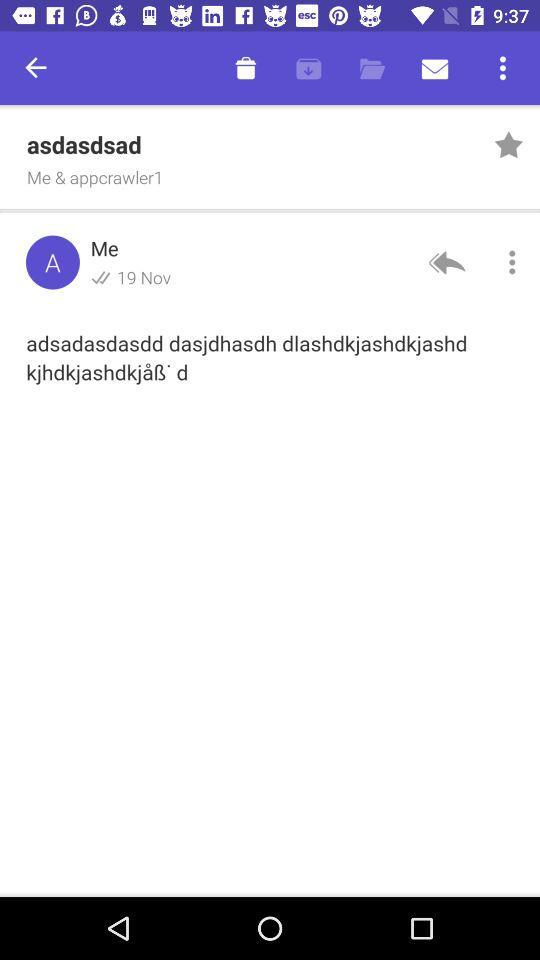 Image resolution: width=540 pixels, height=960 pixels. Describe the element at coordinates (447, 261) in the screenshot. I see `the reply icon` at that location.